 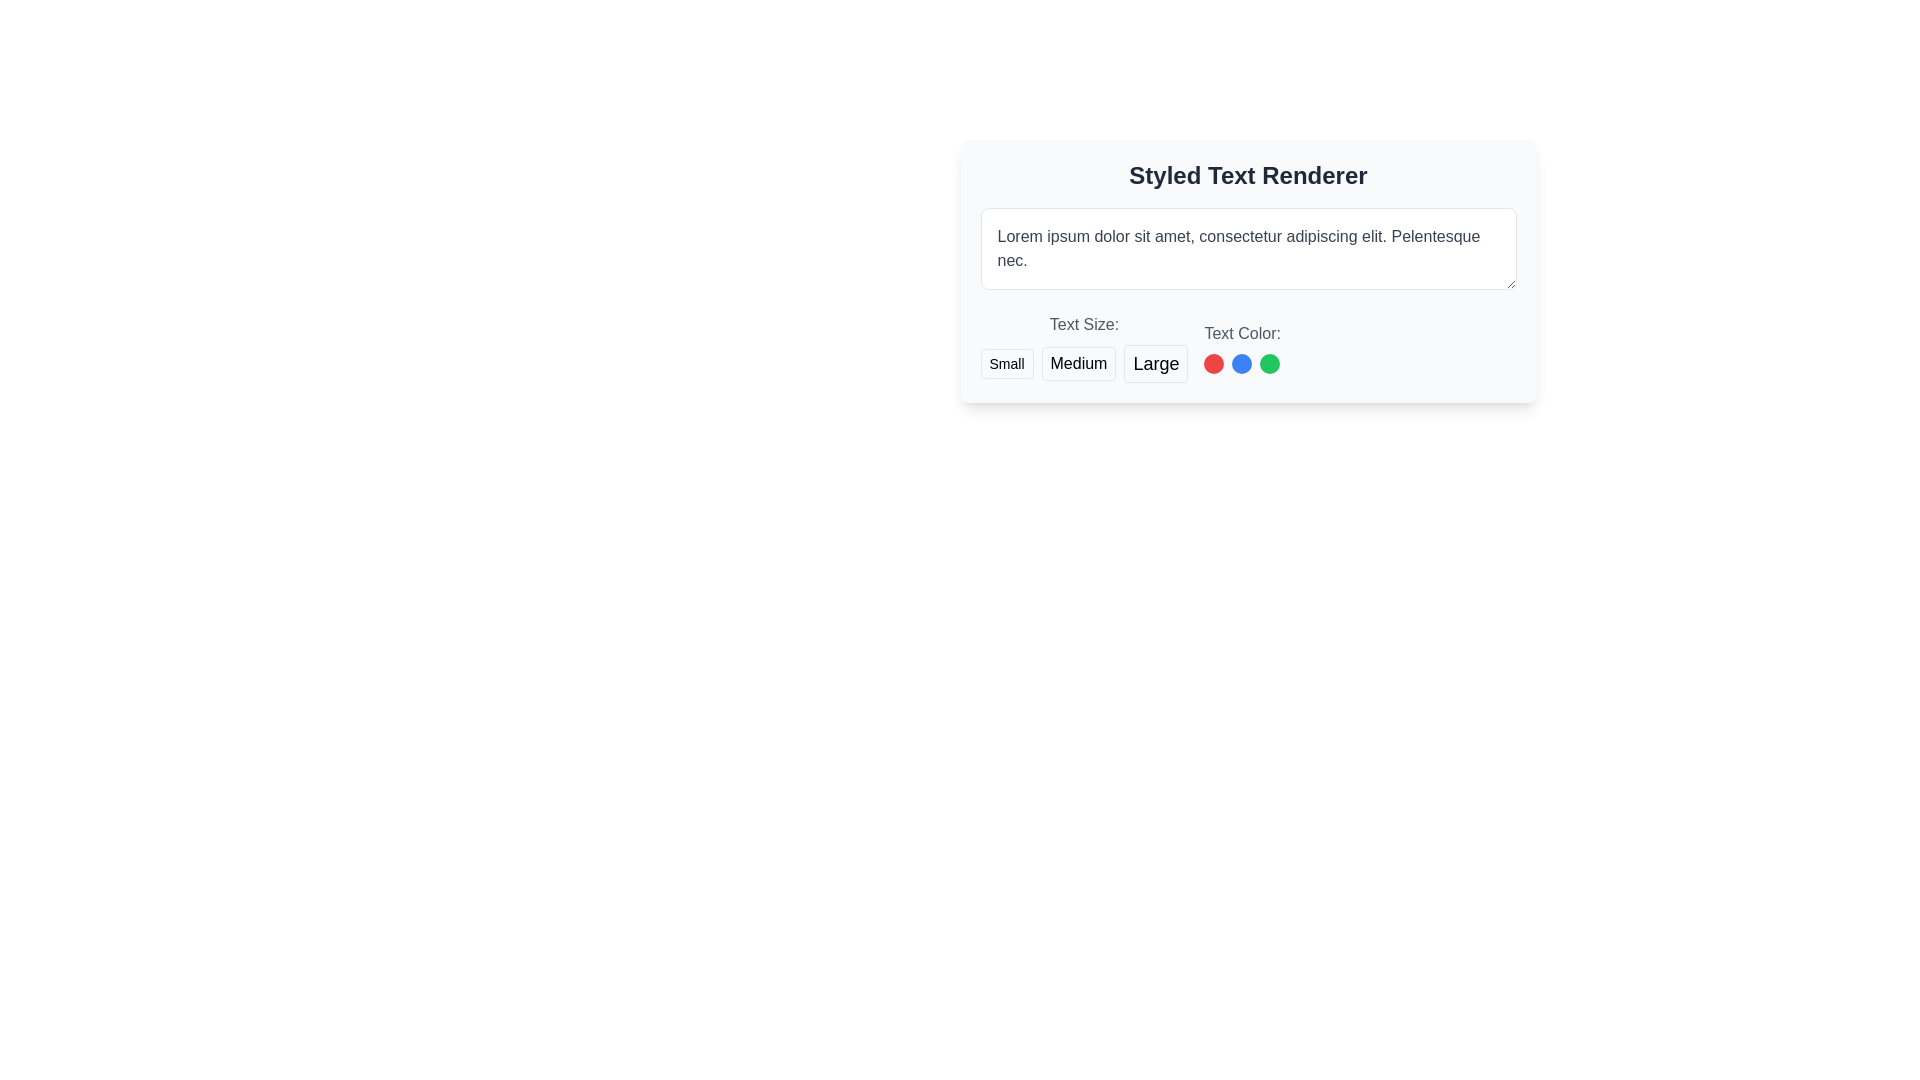 What do you see at coordinates (1213, 363) in the screenshot?
I see `the circular red button, which is the first of three colored circles aligned horizontally next to the 'Text Color' label` at bounding box center [1213, 363].